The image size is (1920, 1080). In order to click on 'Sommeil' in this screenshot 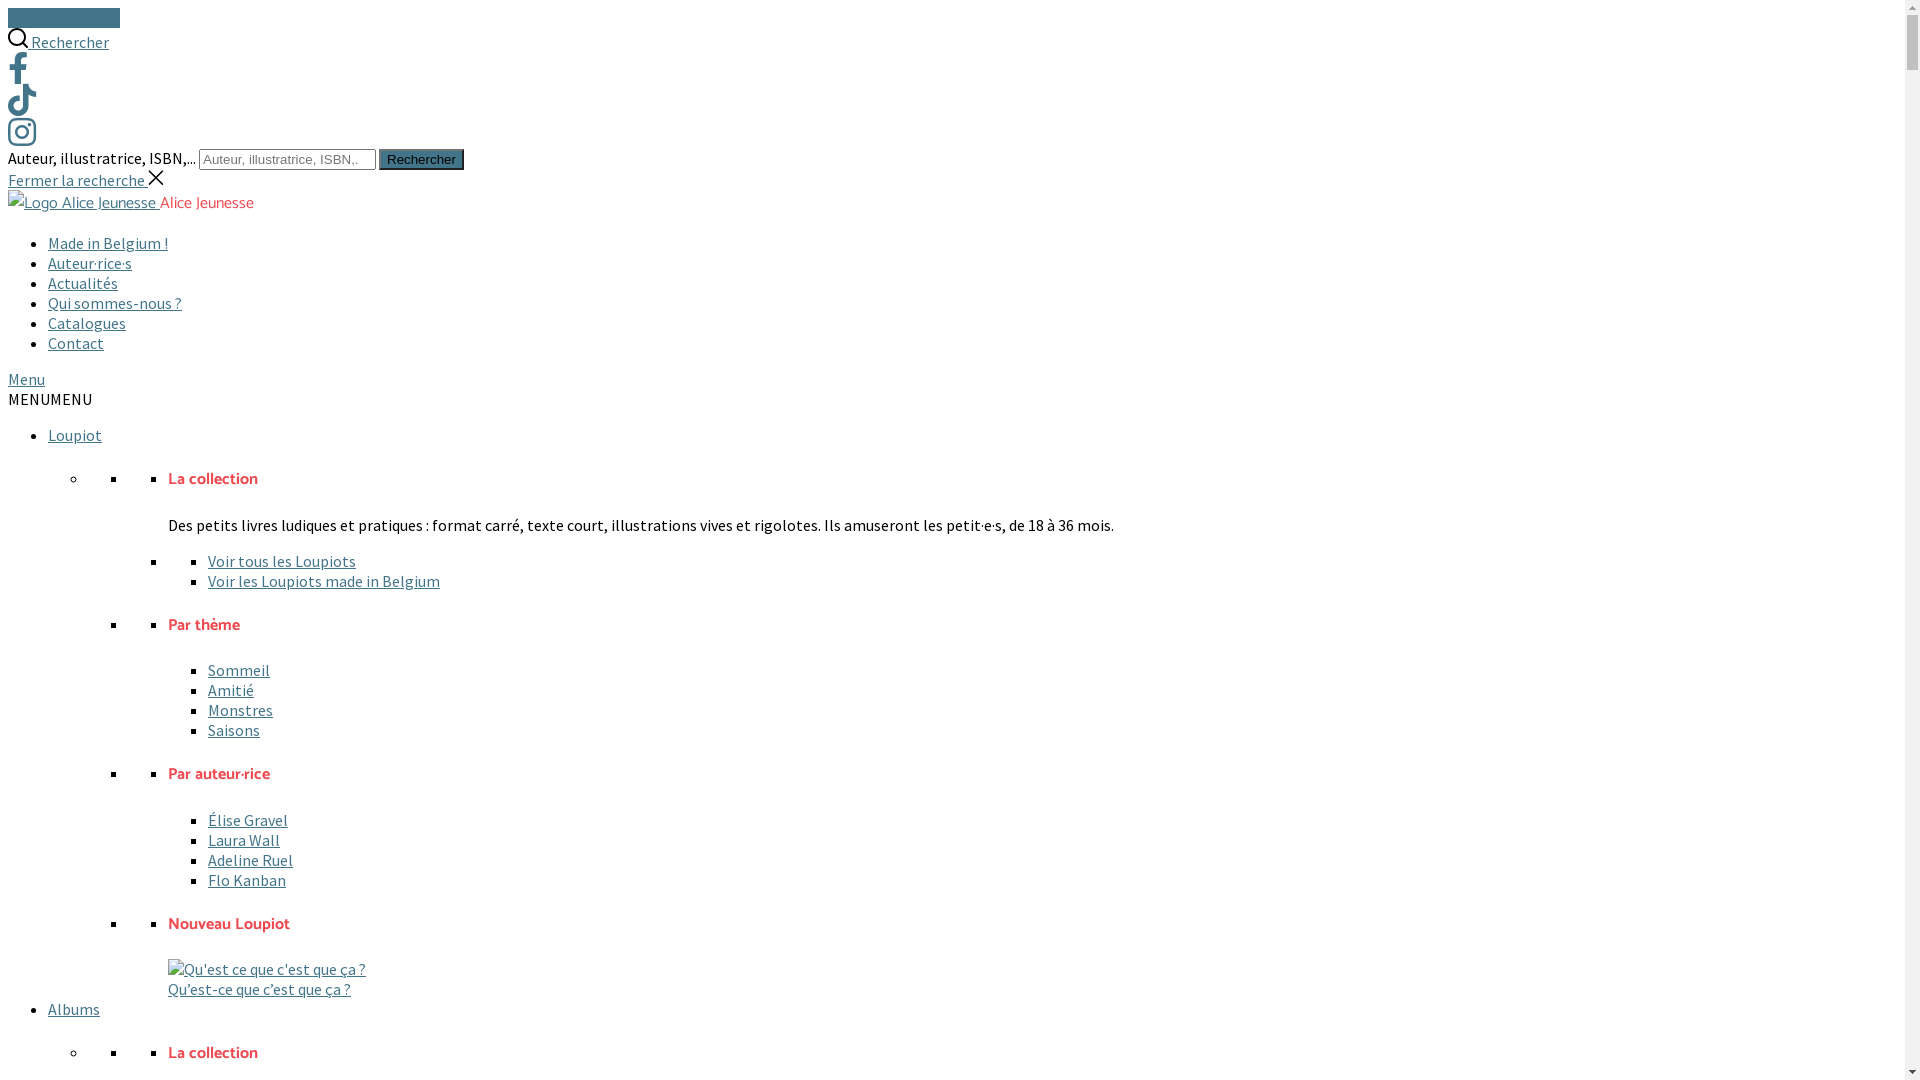, I will do `click(239, 670)`.